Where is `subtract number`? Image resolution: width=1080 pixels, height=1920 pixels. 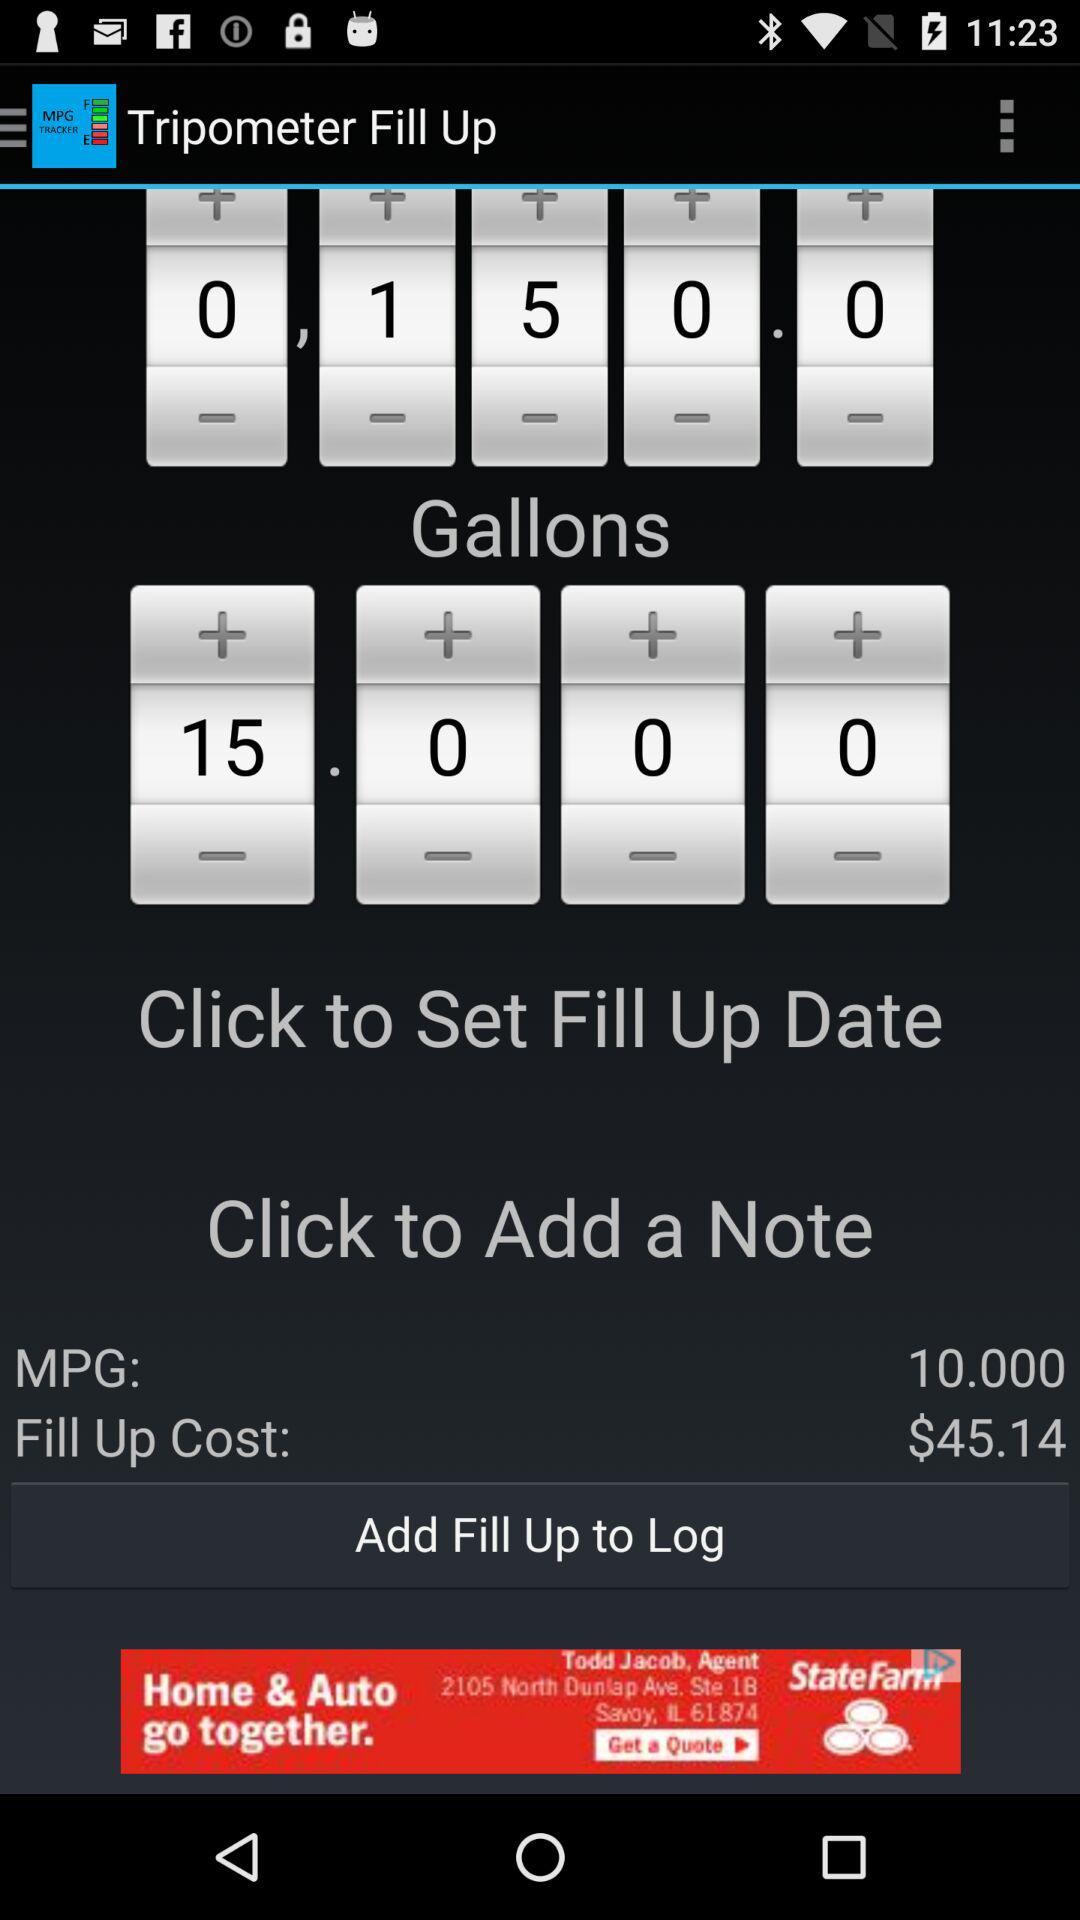 subtract number is located at coordinates (538, 419).